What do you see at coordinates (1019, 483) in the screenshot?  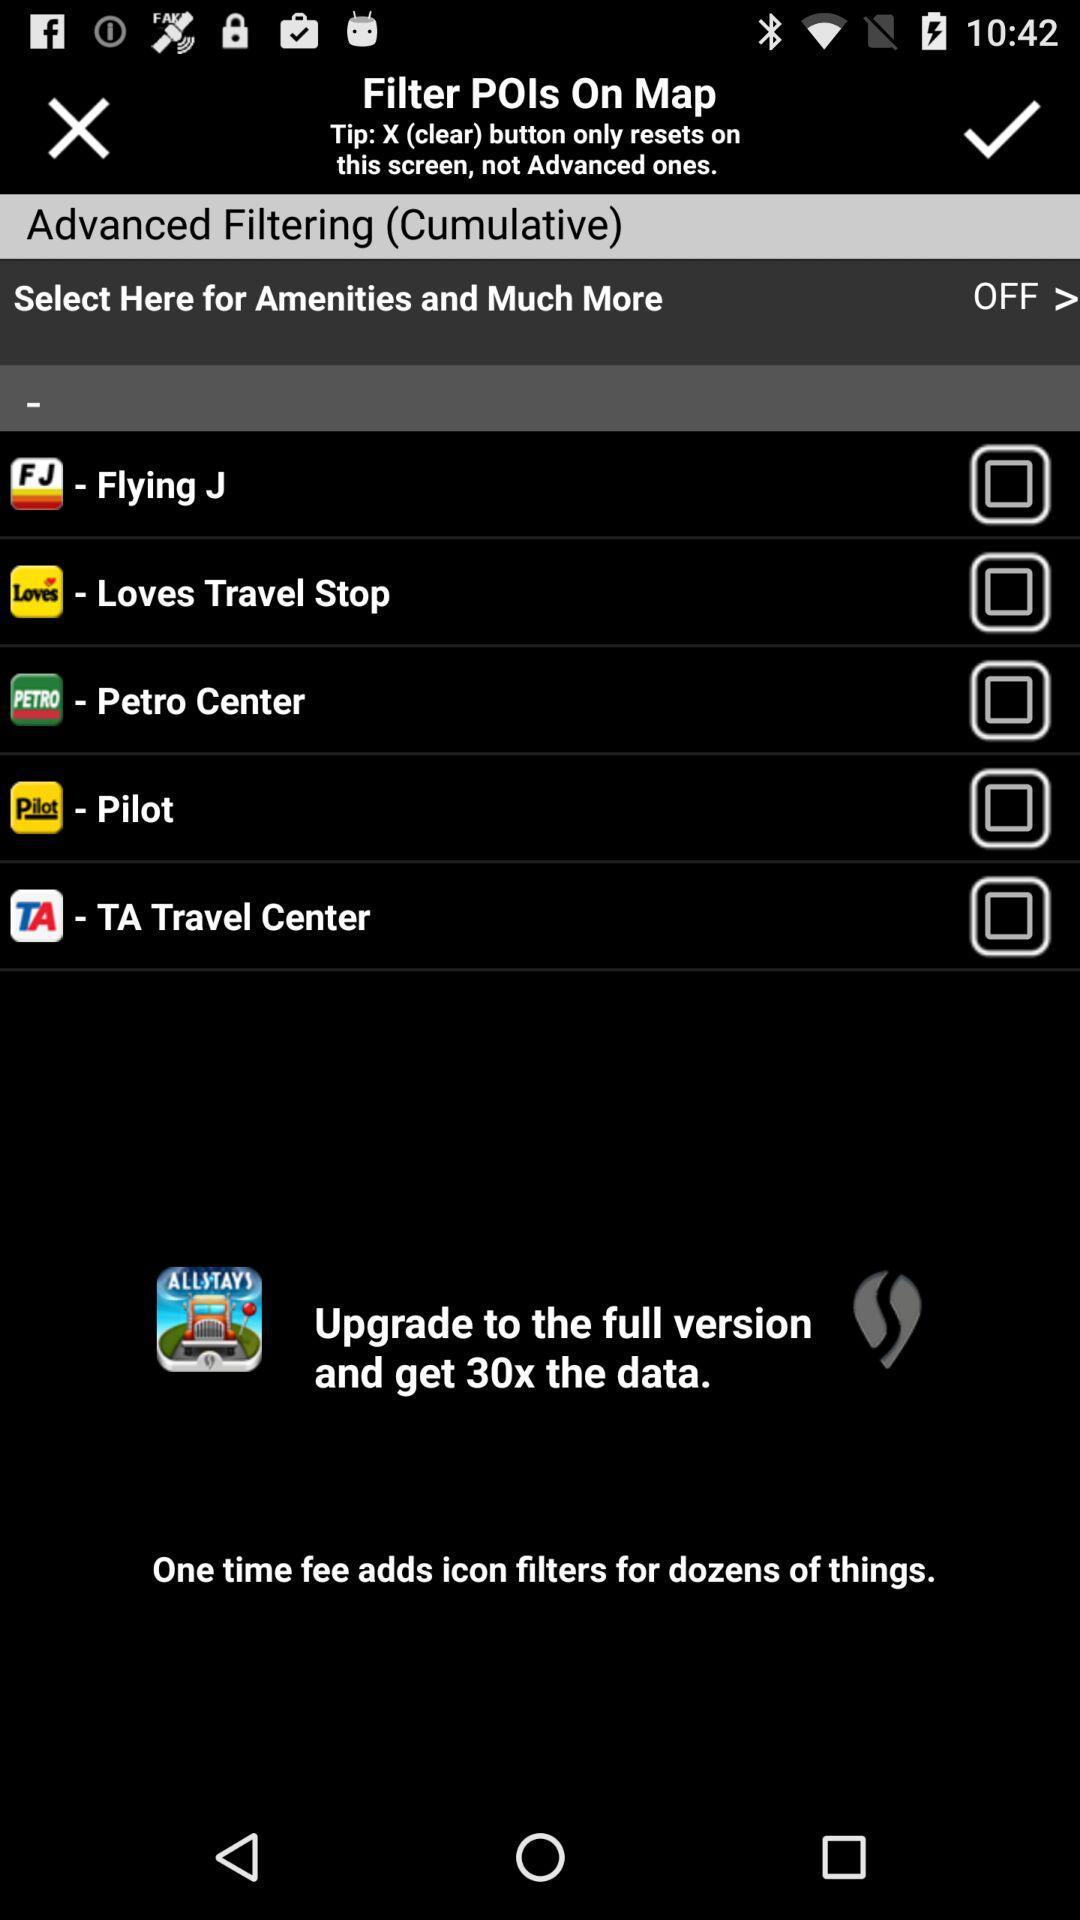 I see `option` at bounding box center [1019, 483].